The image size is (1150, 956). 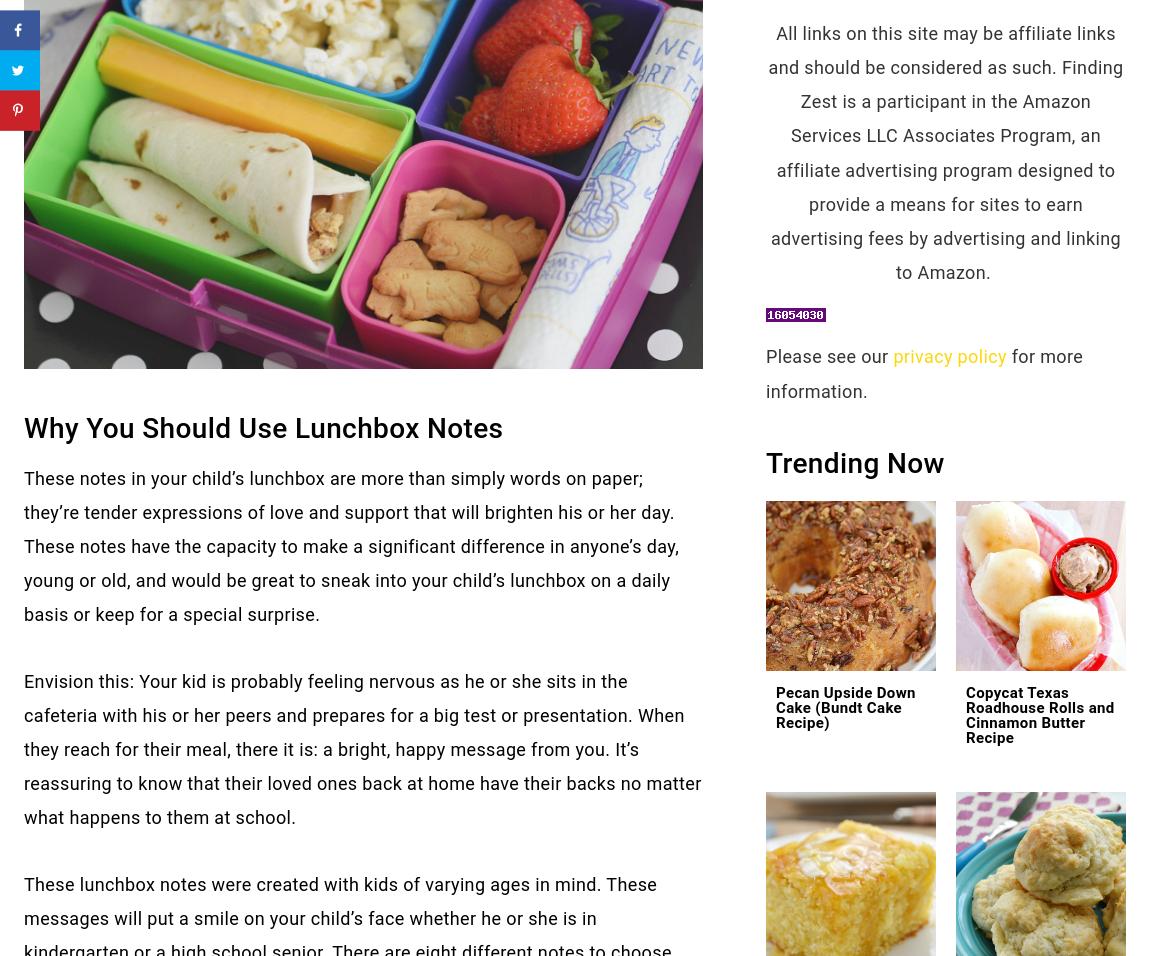 What do you see at coordinates (351, 544) in the screenshot?
I see `'These notes in your child’s lunchbox are more than simply words on paper; they’re tender expressions of love and support that will brighten his or her day. These notes have the capacity to make a significant difference in anyone’s day, young or old, and would be great to sneak into your child’s lunchbox on a daily basis or keep for a special surprise.'` at bounding box center [351, 544].